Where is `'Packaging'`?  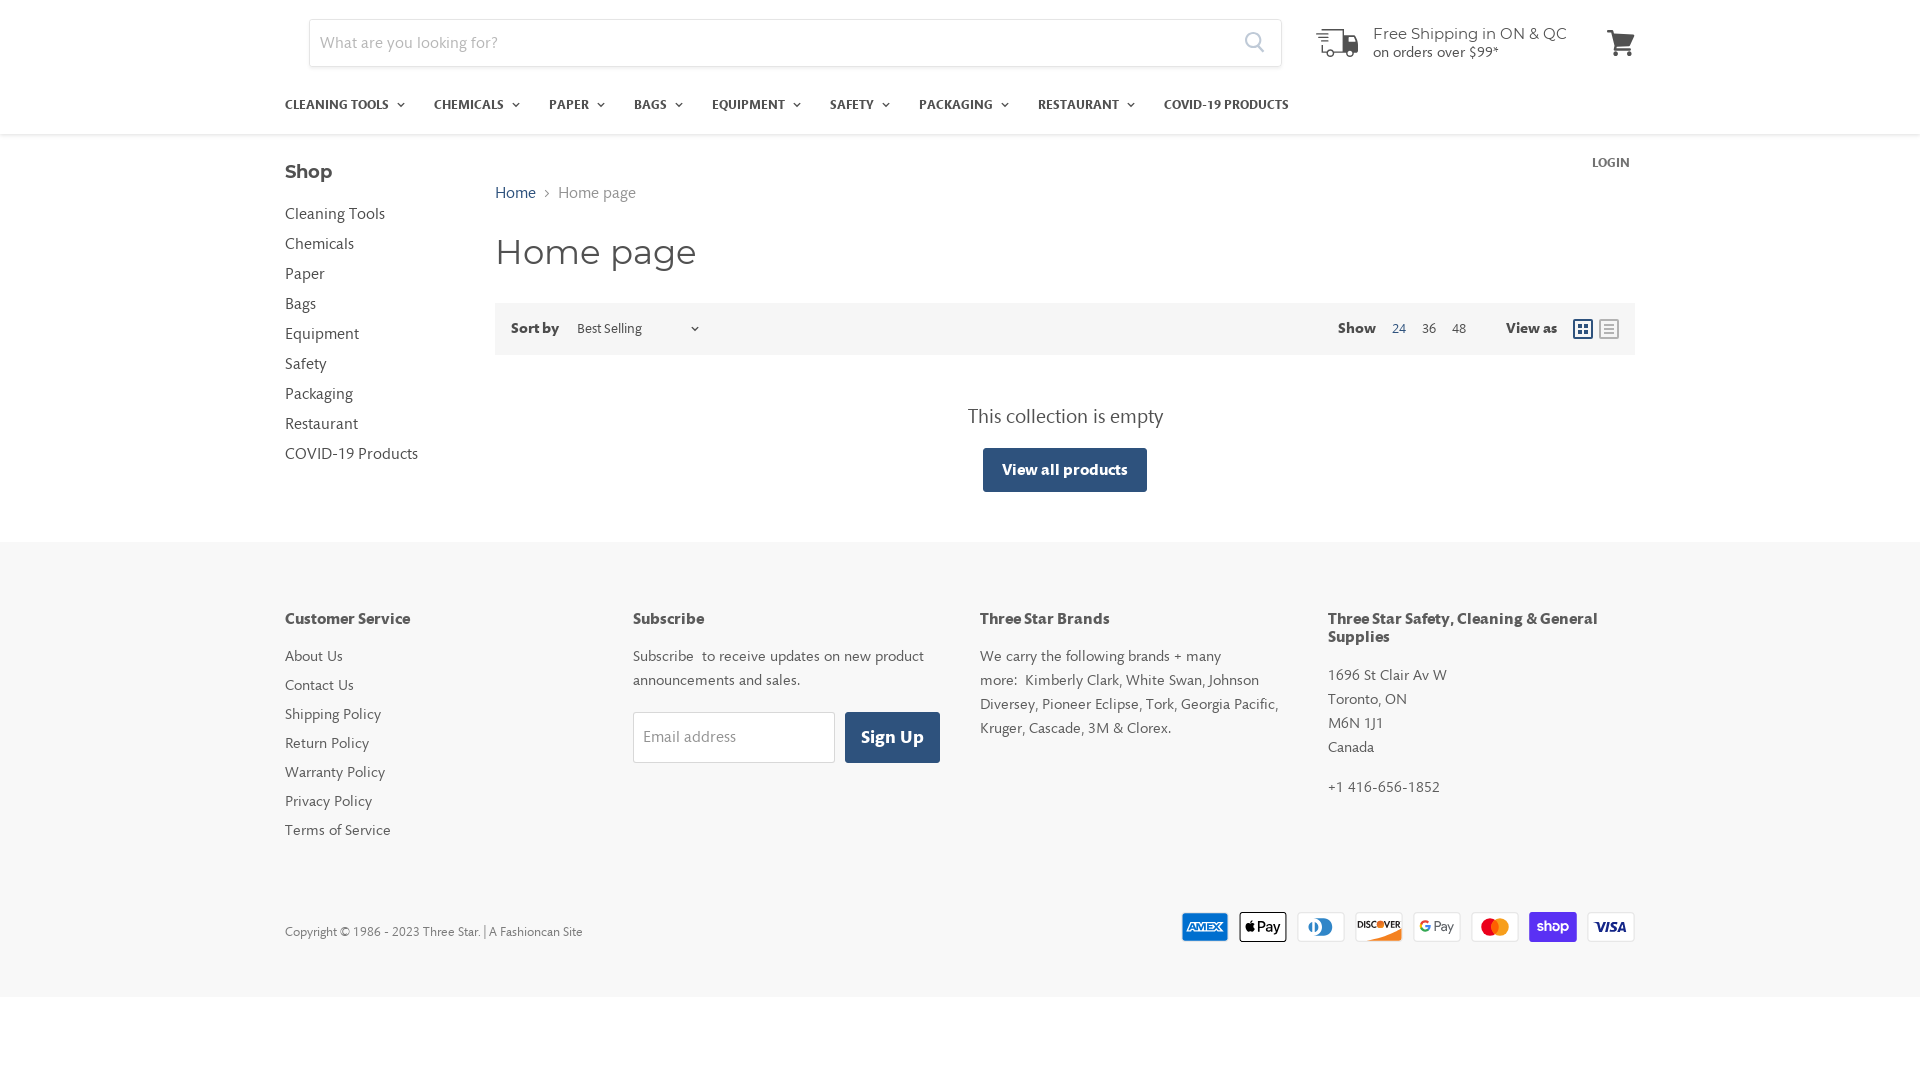 'Packaging' is located at coordinates (317, 393).